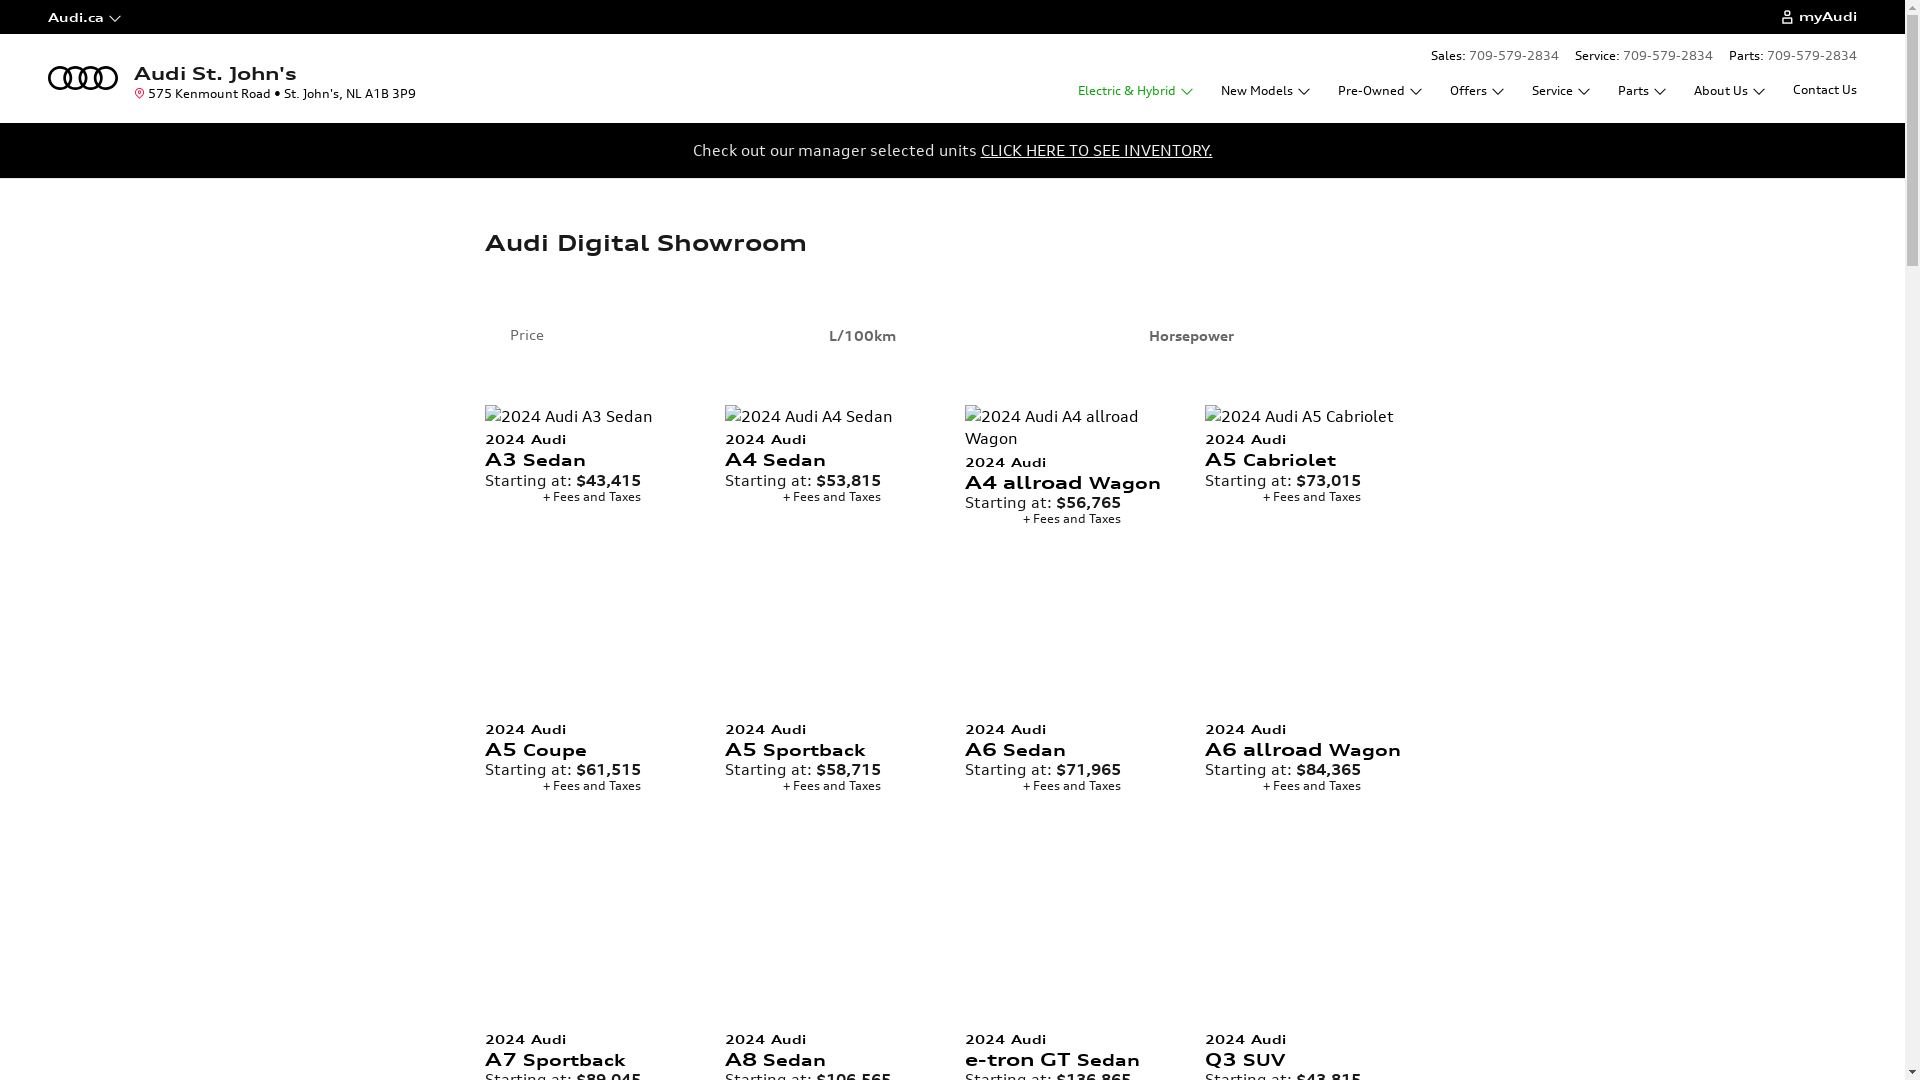  Describe the element at coordinates (122, 16) in the screenshot. I see `'Audi.ca'` at that location.